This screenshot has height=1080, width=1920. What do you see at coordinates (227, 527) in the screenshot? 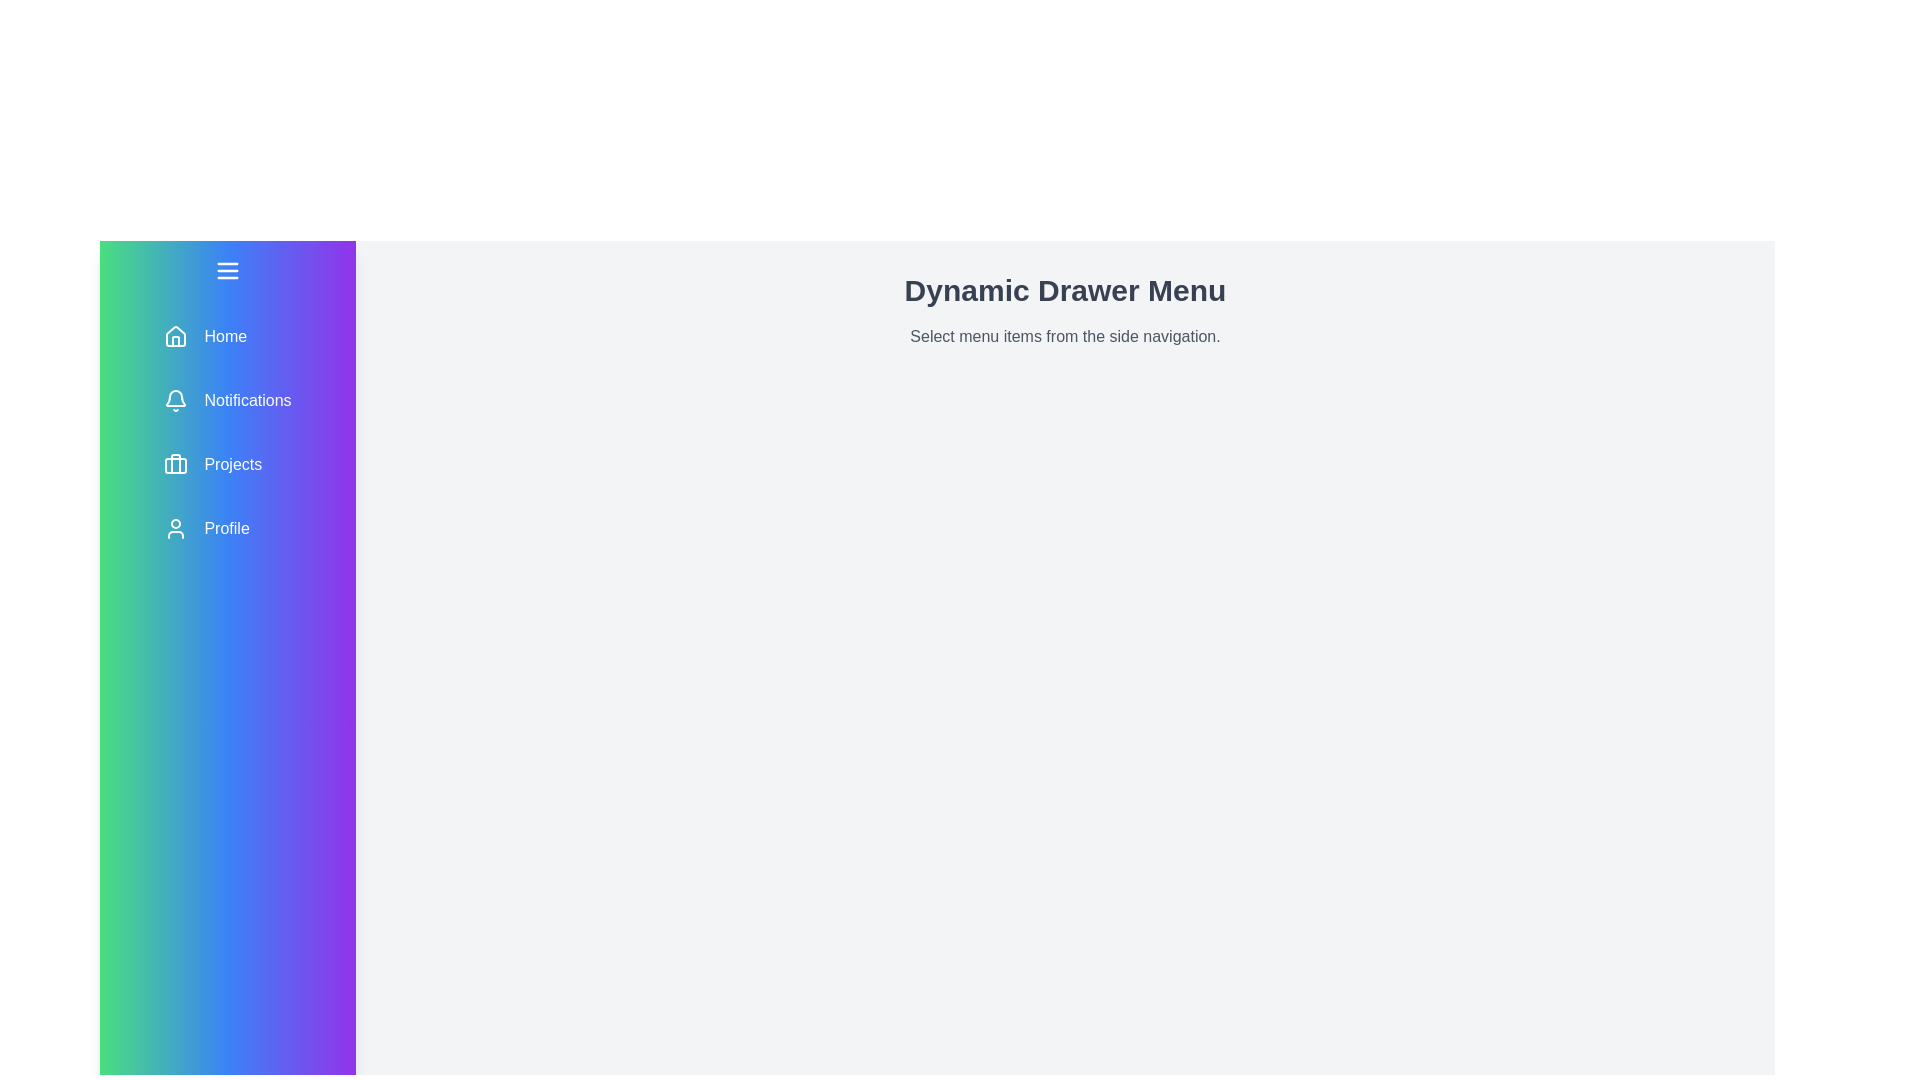
I see `the menu item Profile from the drawer menu` at bounding box center [227, 527].